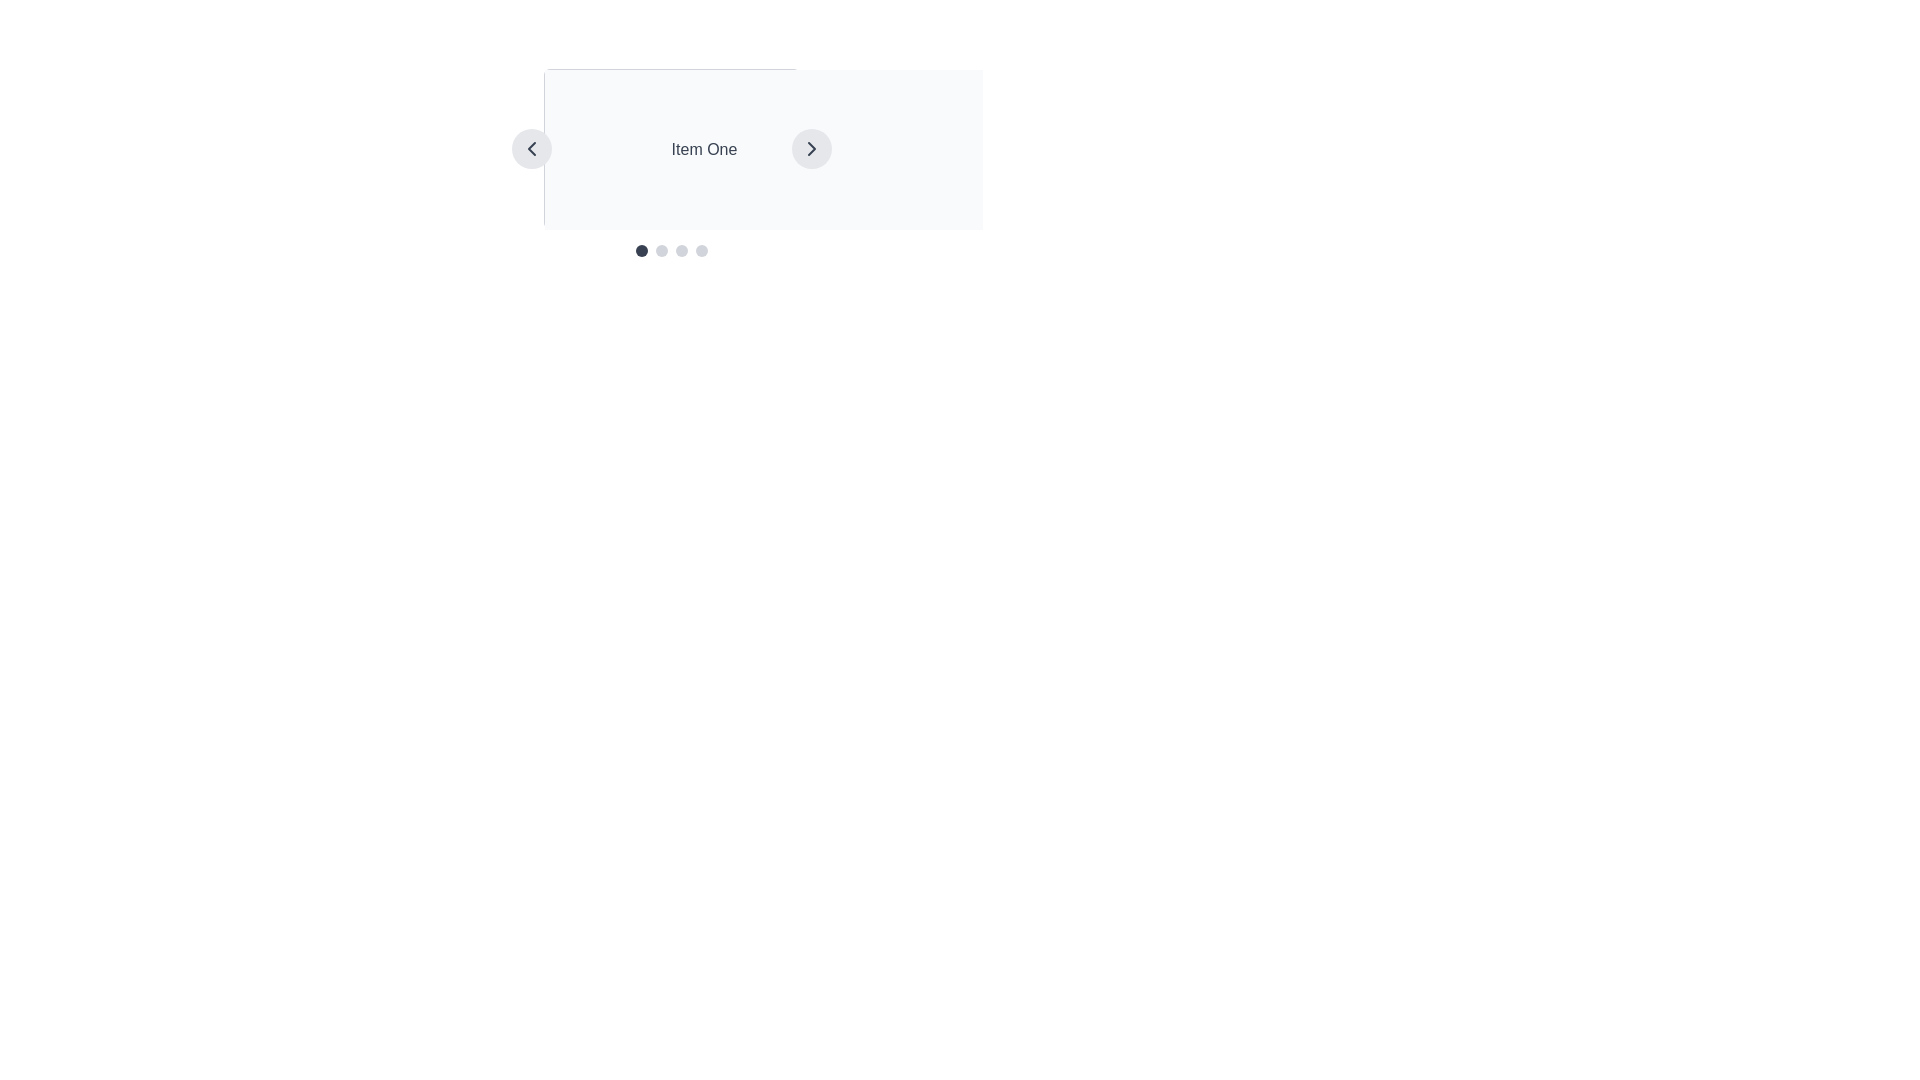  What do you see at coordinates (661, 249) in the screenshot?
I see `the second circular clickable step indicator located below the 'Item One' text in the multi-step navigation system` at bounding box center [661, 249].